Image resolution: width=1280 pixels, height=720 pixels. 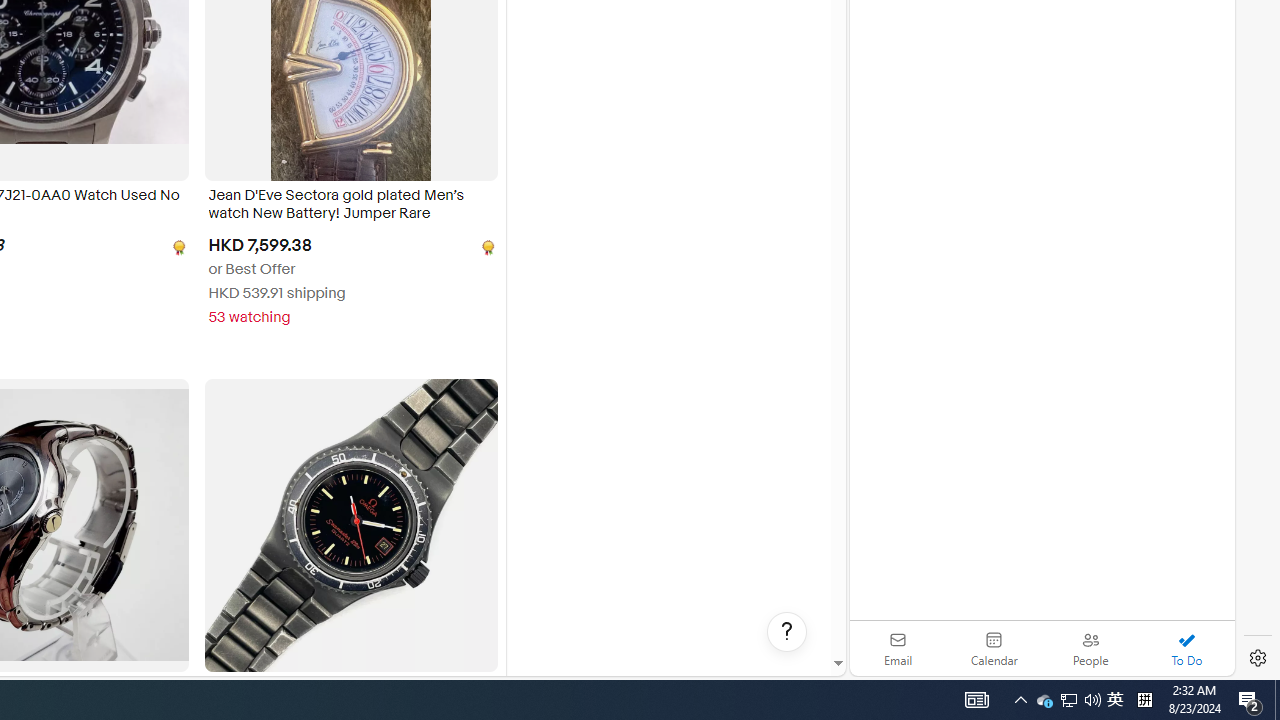 What do you see at coordinates (994, 648) in the screenshot?
I see `'Calendar. Date today is 22'` at bounding box center [994, 648].